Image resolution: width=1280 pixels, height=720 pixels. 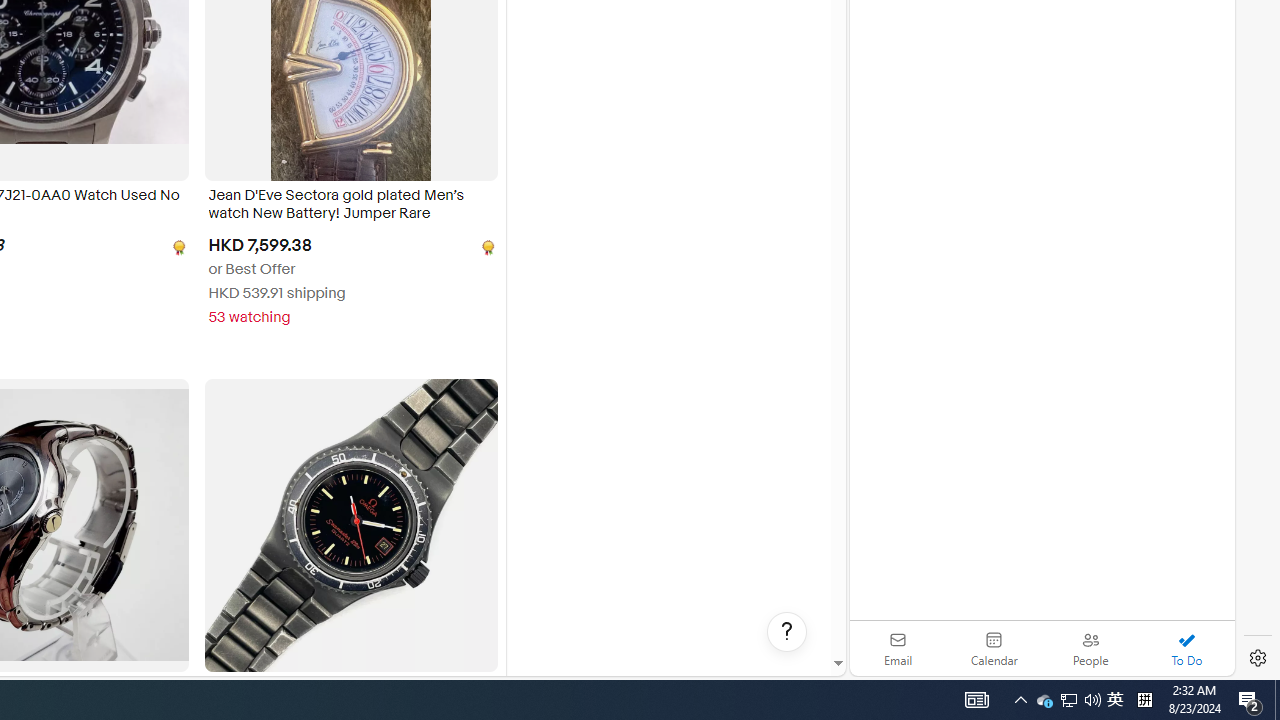 What do you see at coordinates (994, 648) in the screenshot?
I see `'Calendar. Date today is 22'` at bounding box center [994, 648].